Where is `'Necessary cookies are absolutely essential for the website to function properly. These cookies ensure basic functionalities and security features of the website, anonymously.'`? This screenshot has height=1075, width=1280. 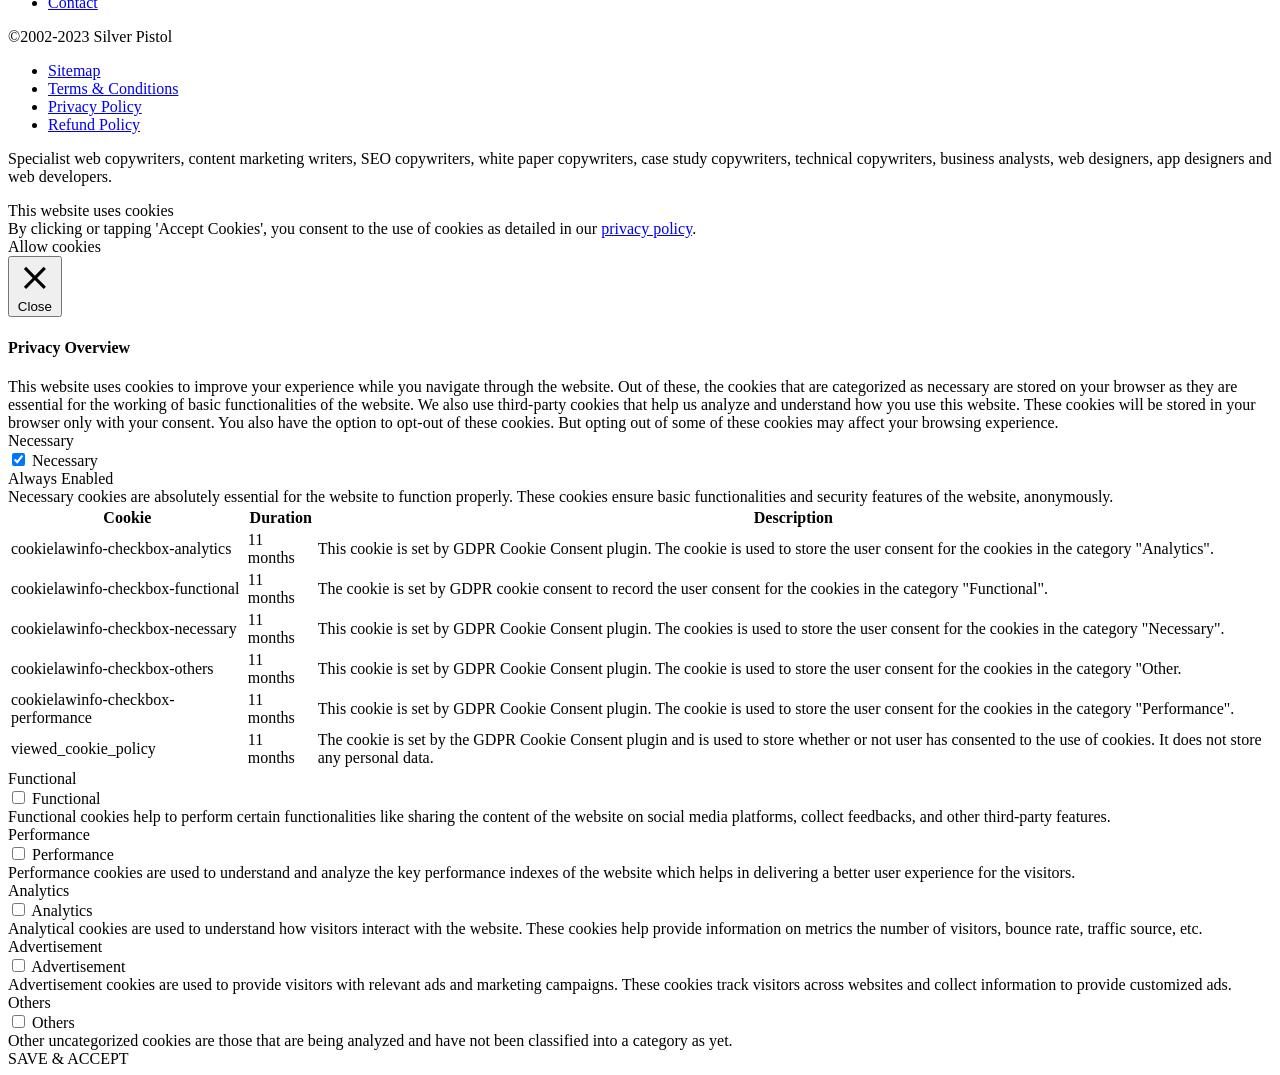
'Necessary cookies are absolutely essential for the website to function properly. These cookies ensure basic functionalities and security features of the website, anonymously.' is located at coordinates (560, 495).